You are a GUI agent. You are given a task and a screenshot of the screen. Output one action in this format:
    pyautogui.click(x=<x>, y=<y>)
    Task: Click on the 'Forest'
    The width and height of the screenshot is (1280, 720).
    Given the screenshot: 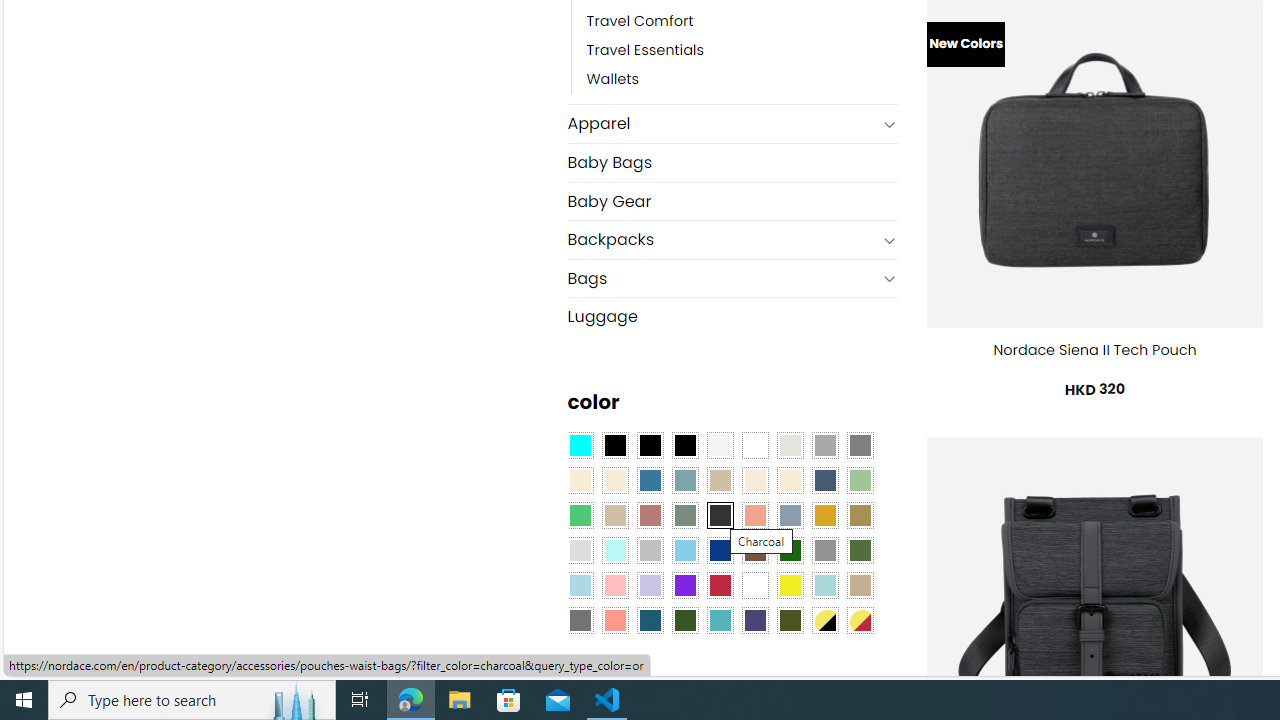 What is the action you would take?
    pyautogui.click(x=684, y=618)
    